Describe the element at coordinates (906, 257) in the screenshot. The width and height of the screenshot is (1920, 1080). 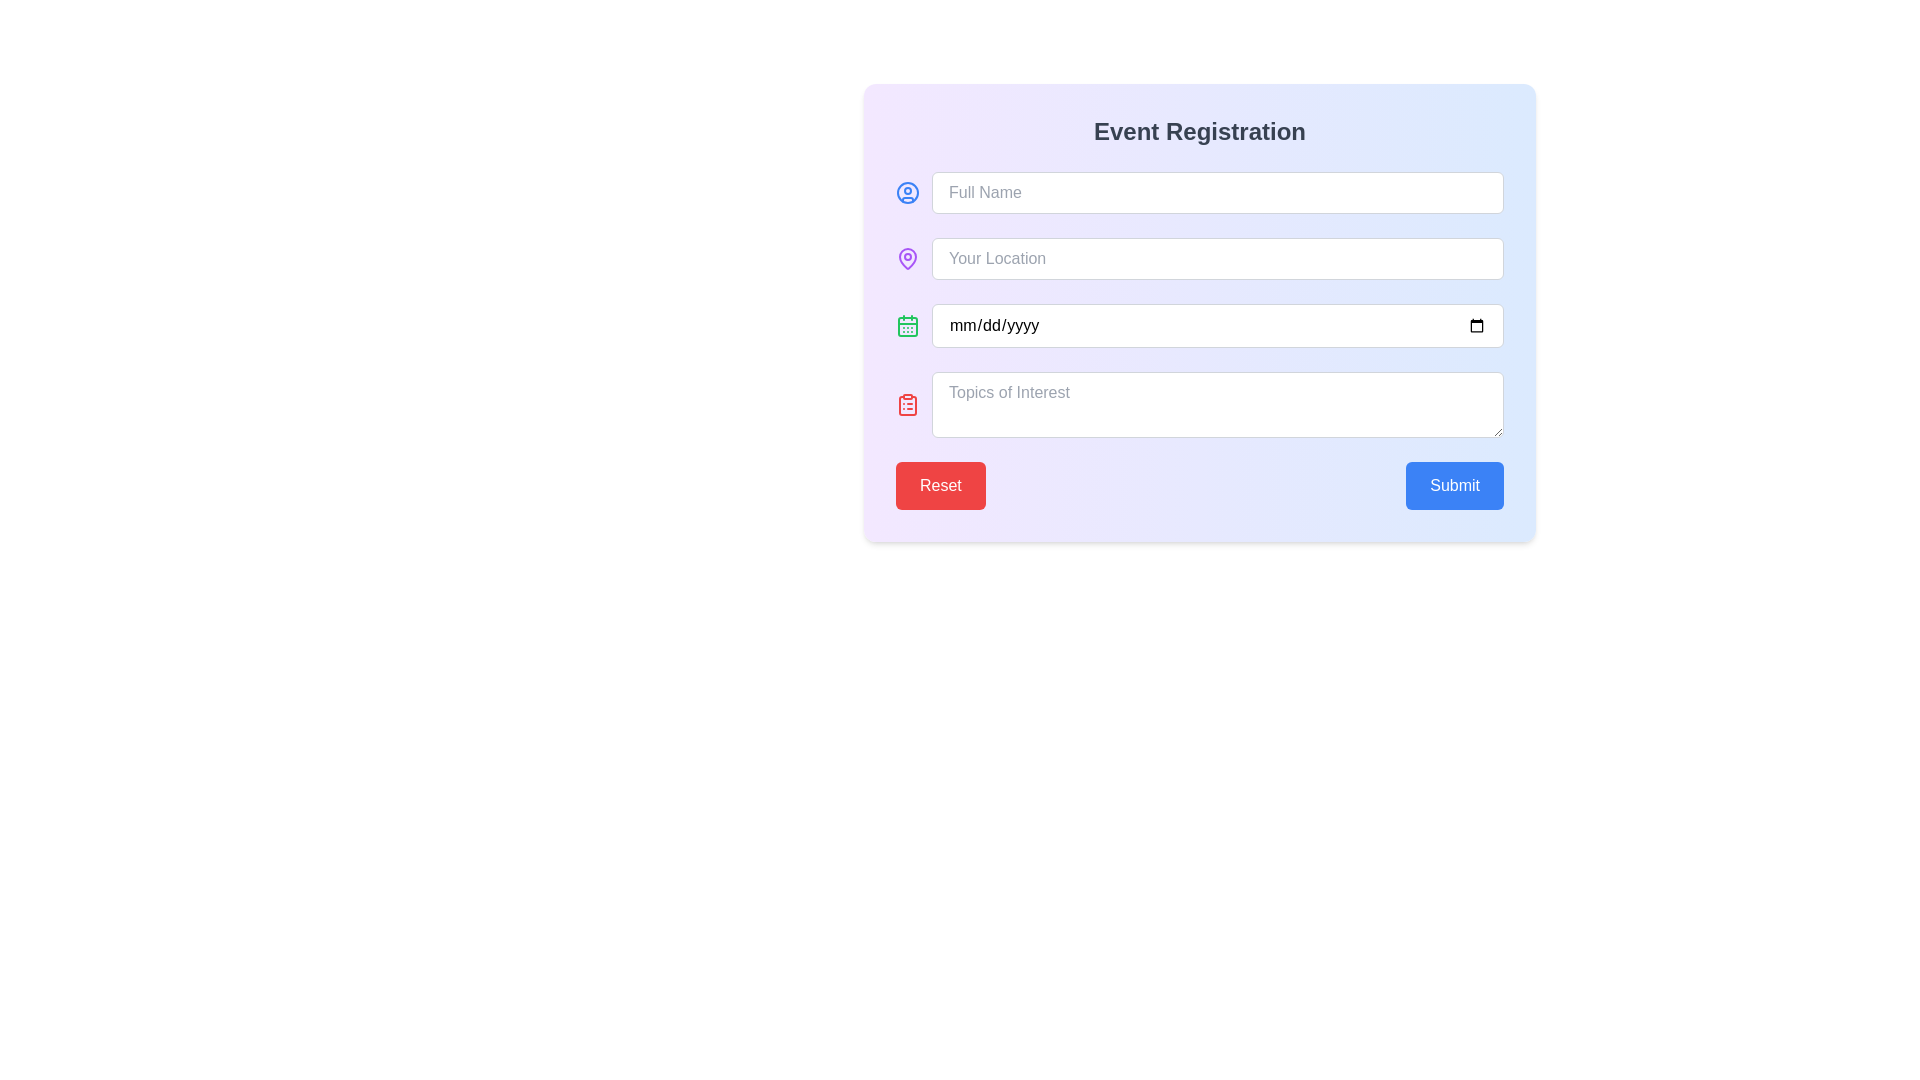
I see `the location icon in the second row of the left icon column, which symbolizes location data input for the 'Your Location' field in the 'Event Registration' form` at that location.